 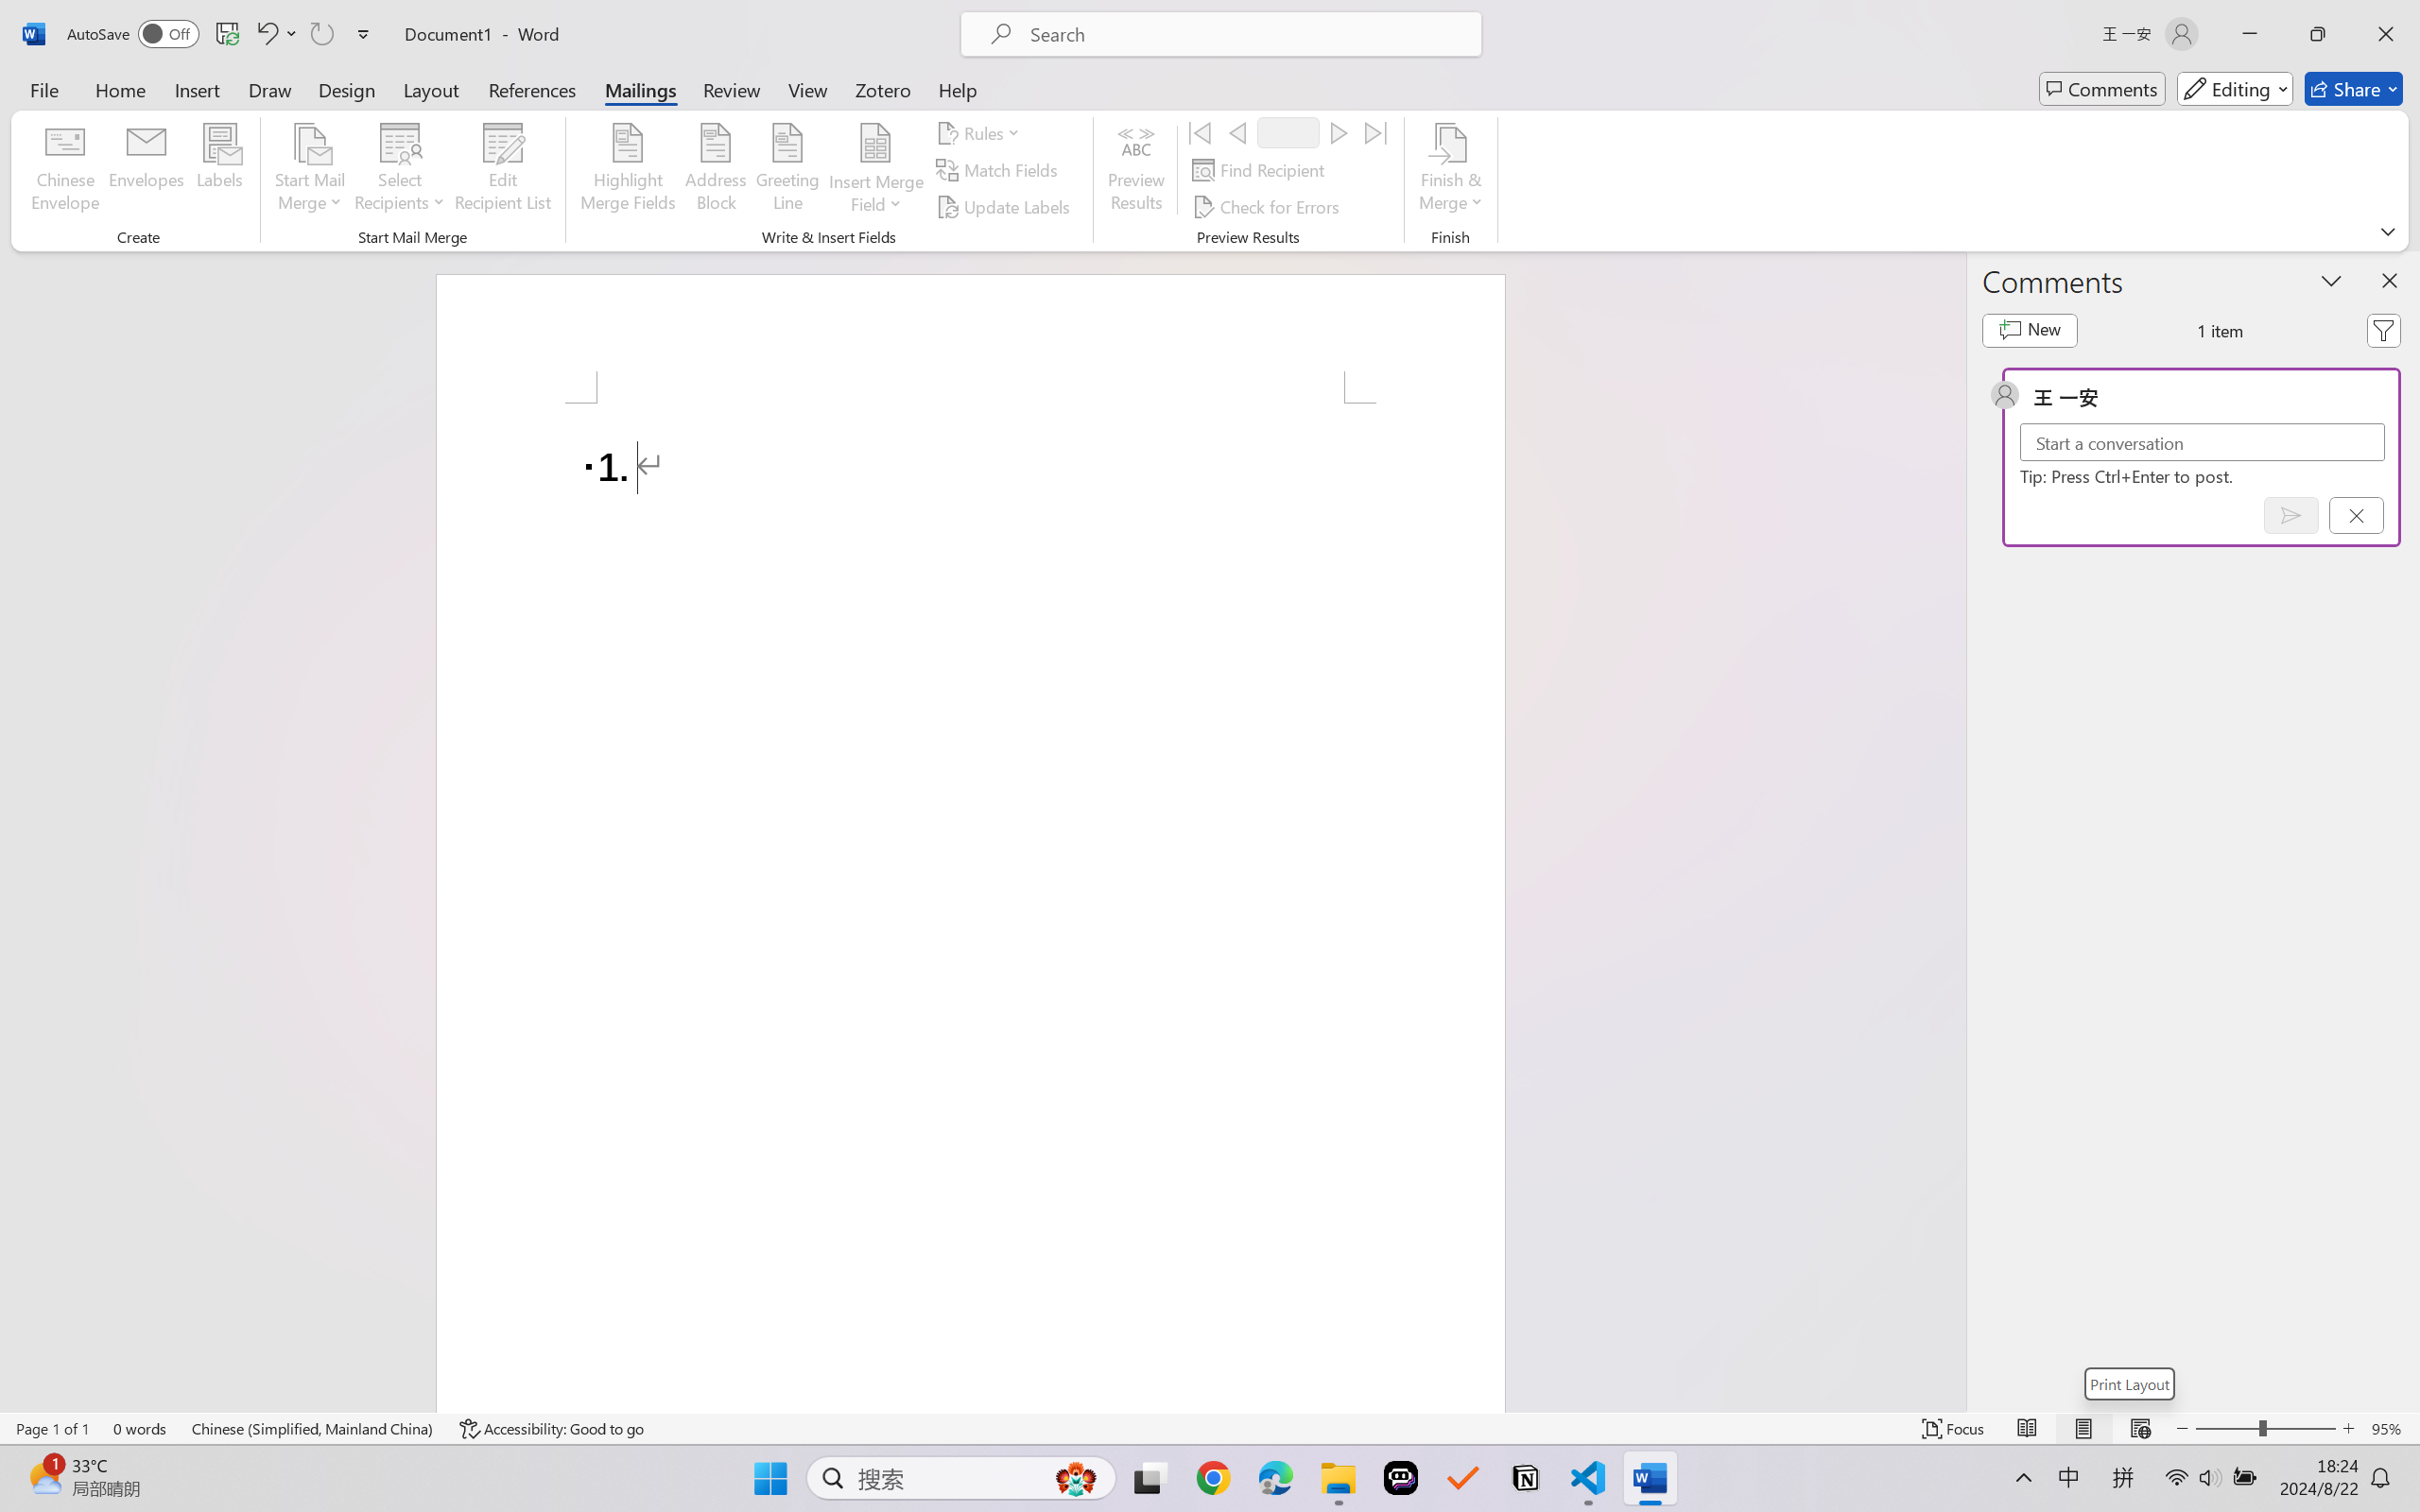 I want to click on 'Insert Merge Field', so click(x=875, y=170).